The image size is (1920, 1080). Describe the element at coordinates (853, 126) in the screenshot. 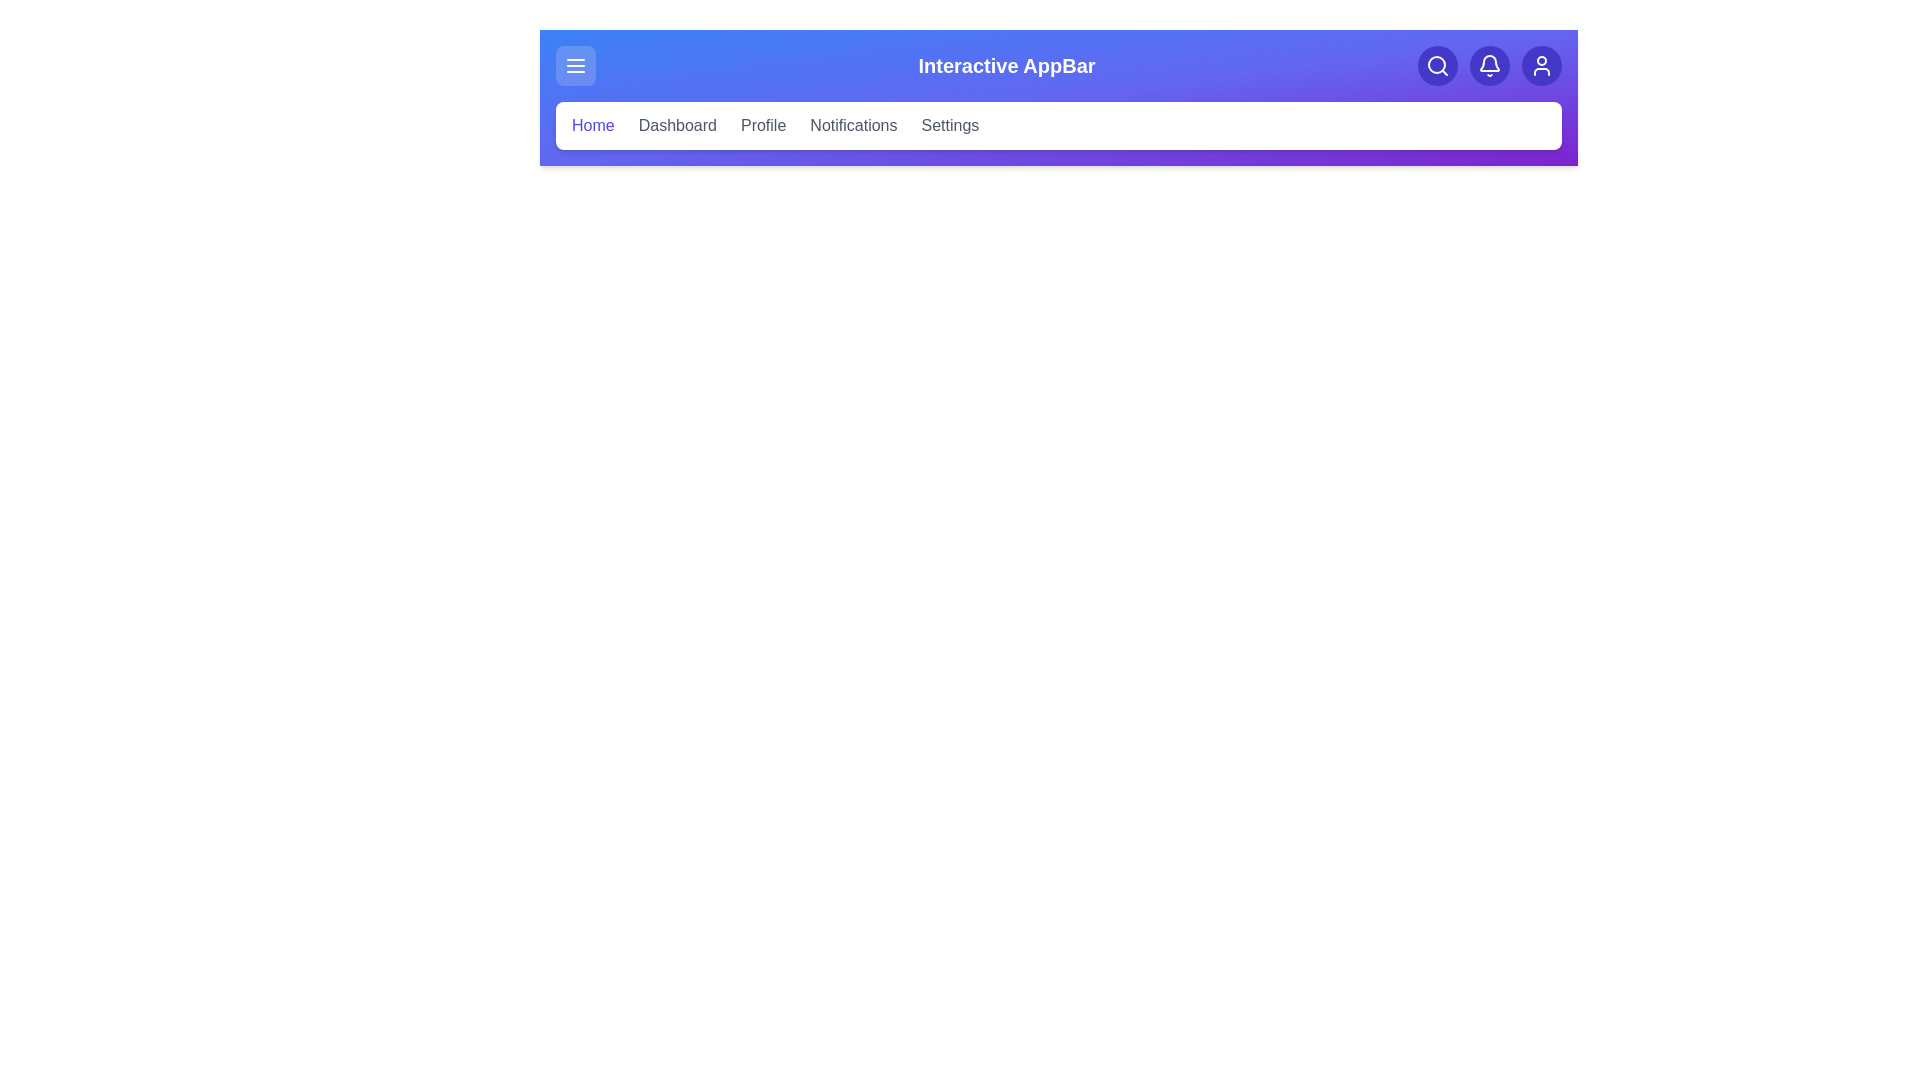

I see `the category Notifications to navigate` at that location.